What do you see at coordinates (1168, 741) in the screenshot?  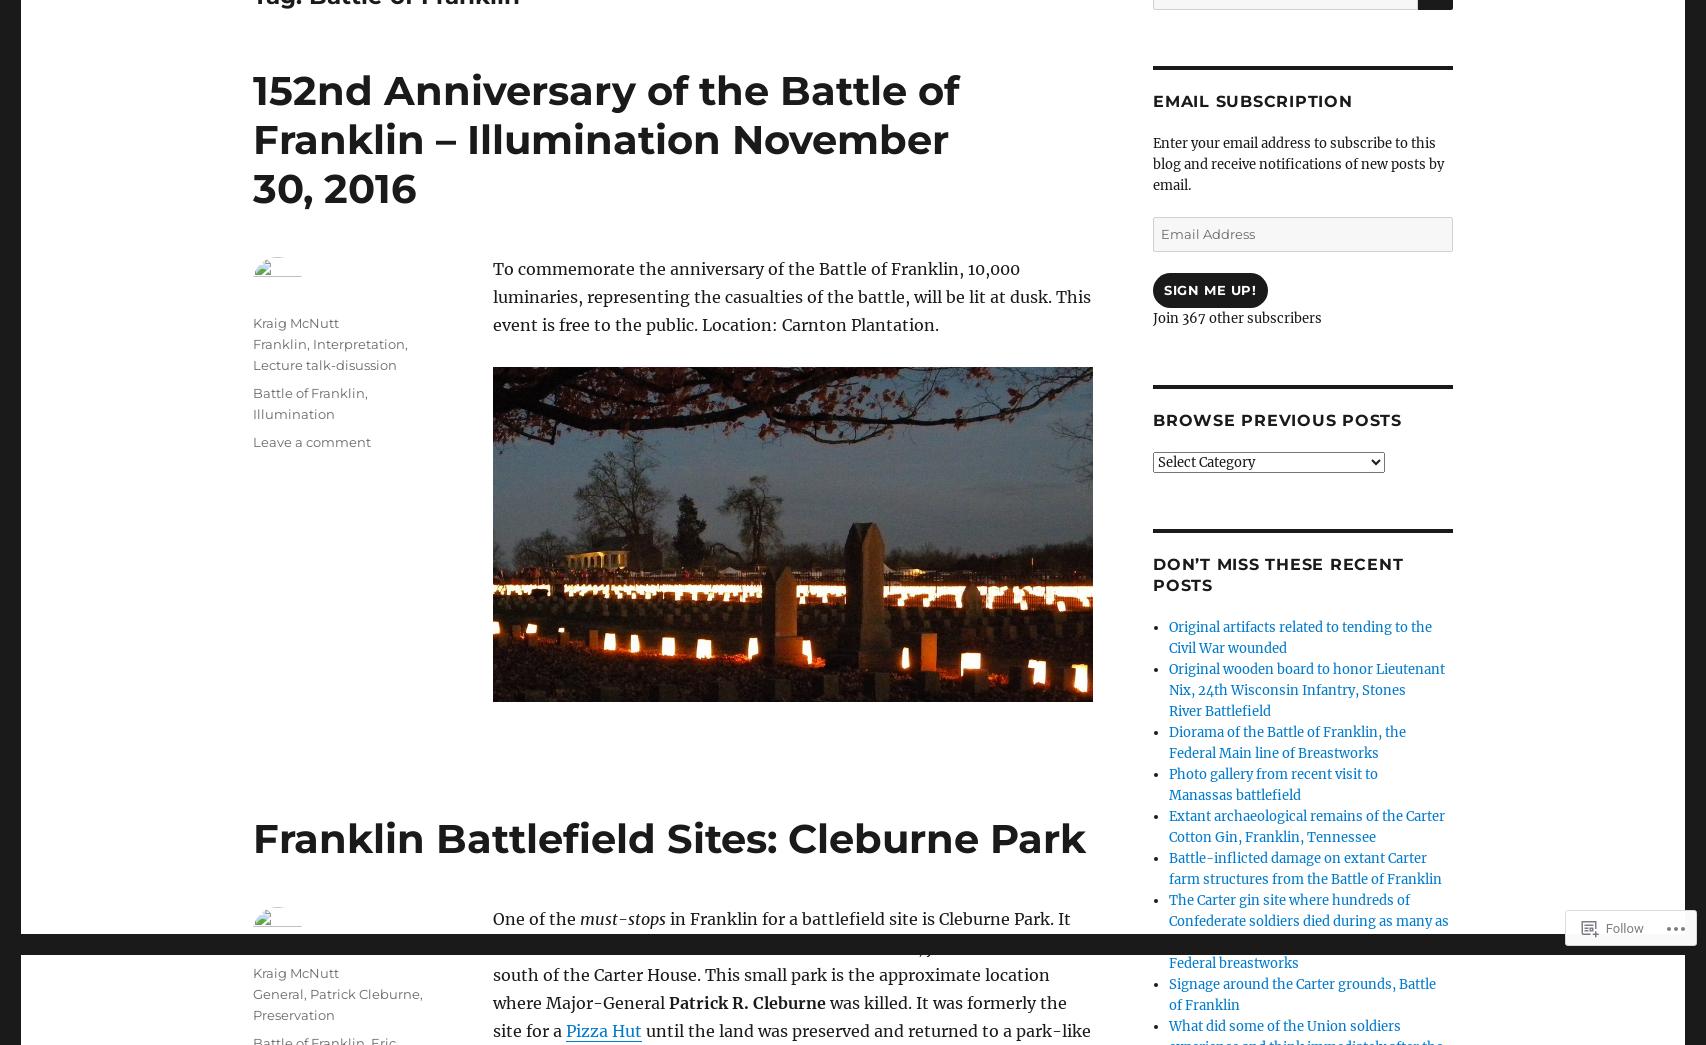 I see `'Diorama of the Battle of Franklin, the Federal Main line of Breastworks'` at bounding box center [1168, 741].